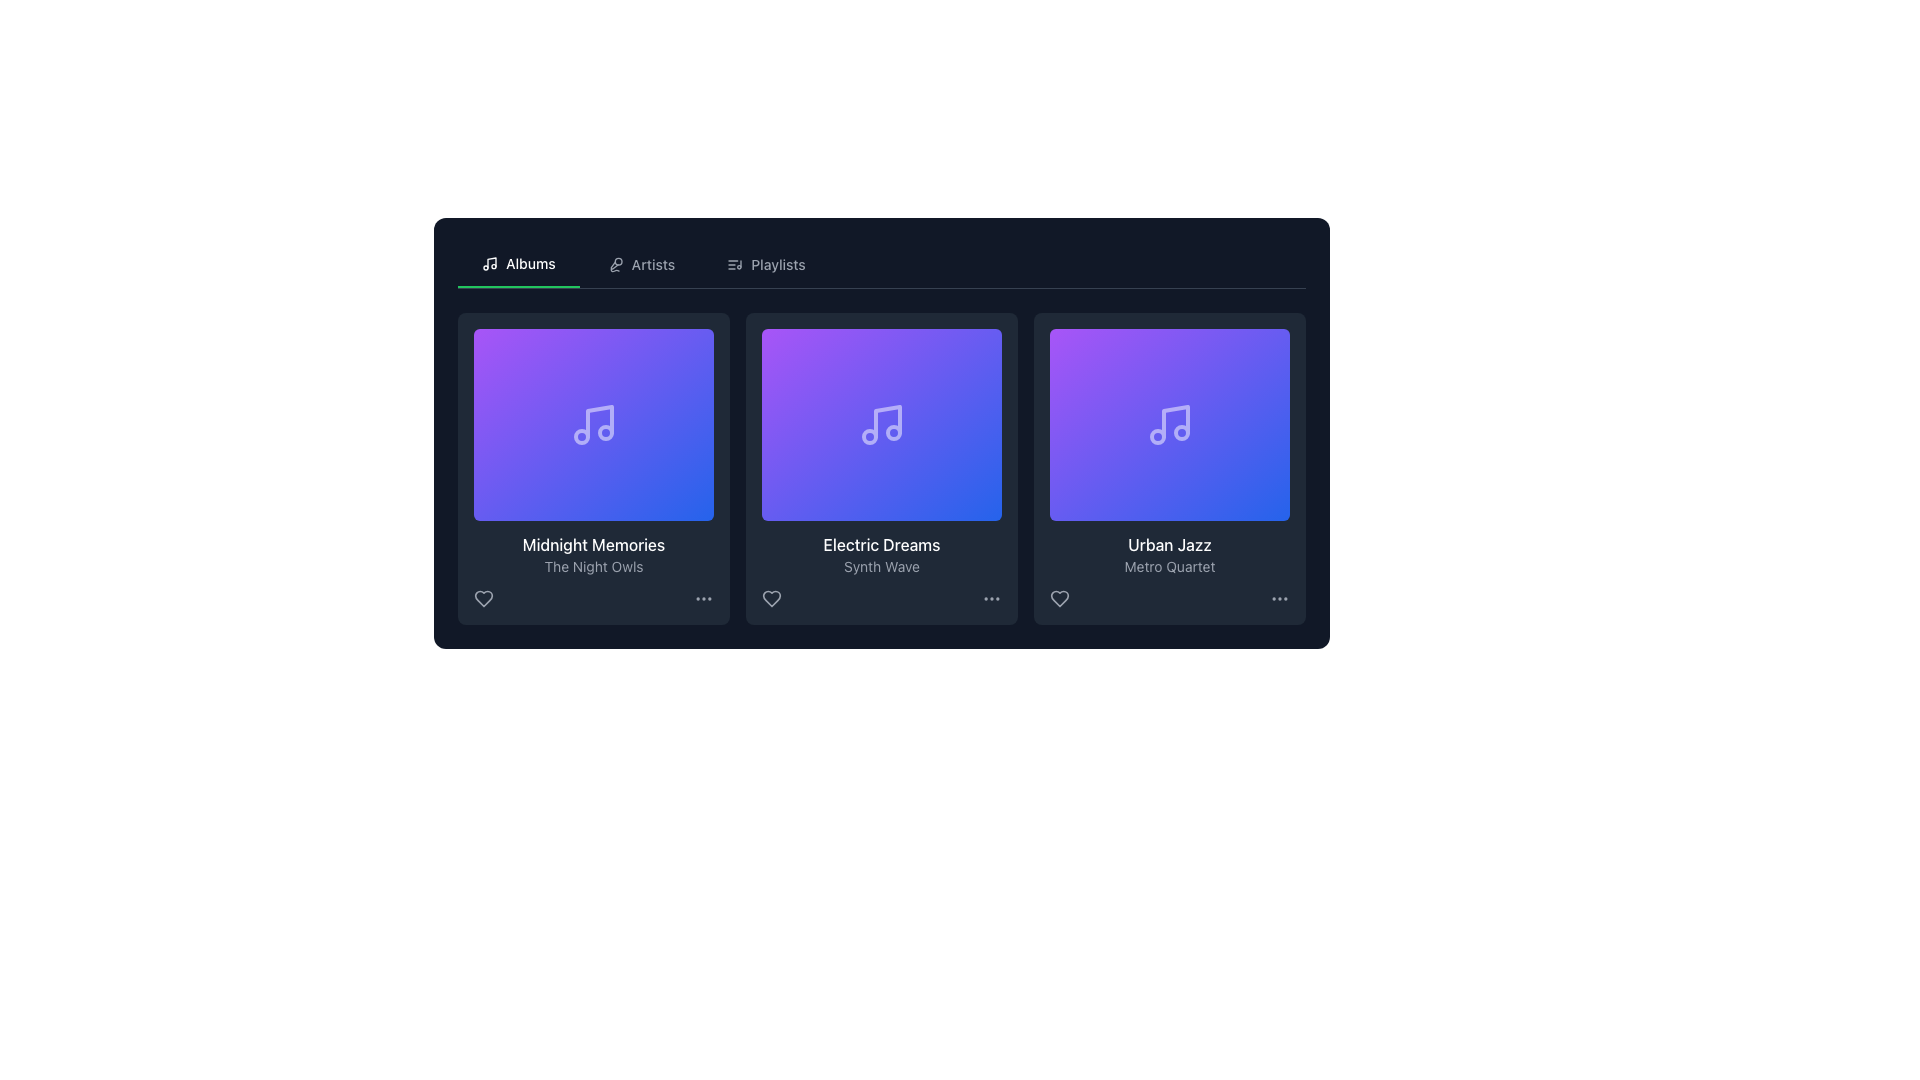 The image size is (1920, 1080). Describe the element at coordinates (489, 262) in the screenshot. I see `the musical note icon in the navigation bar` at that location.